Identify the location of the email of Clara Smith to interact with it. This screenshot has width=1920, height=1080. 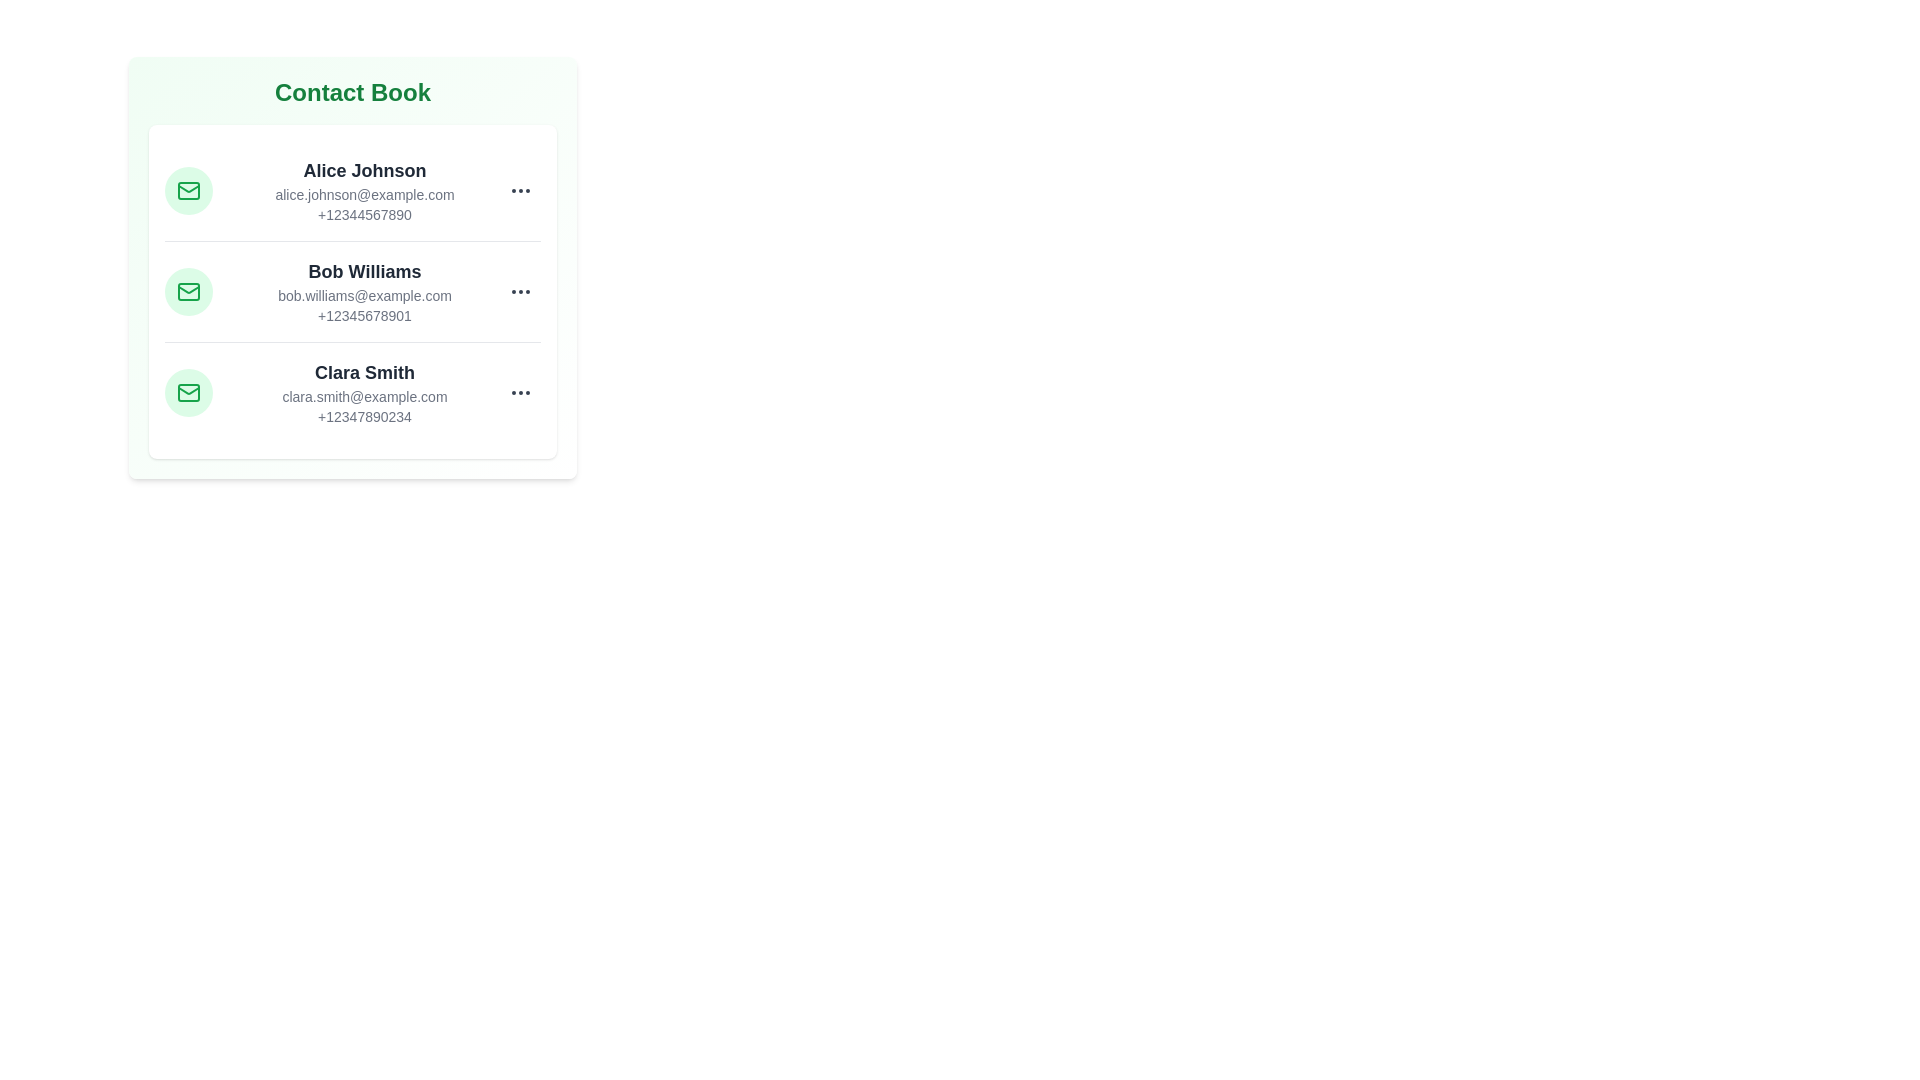
(364, 397).